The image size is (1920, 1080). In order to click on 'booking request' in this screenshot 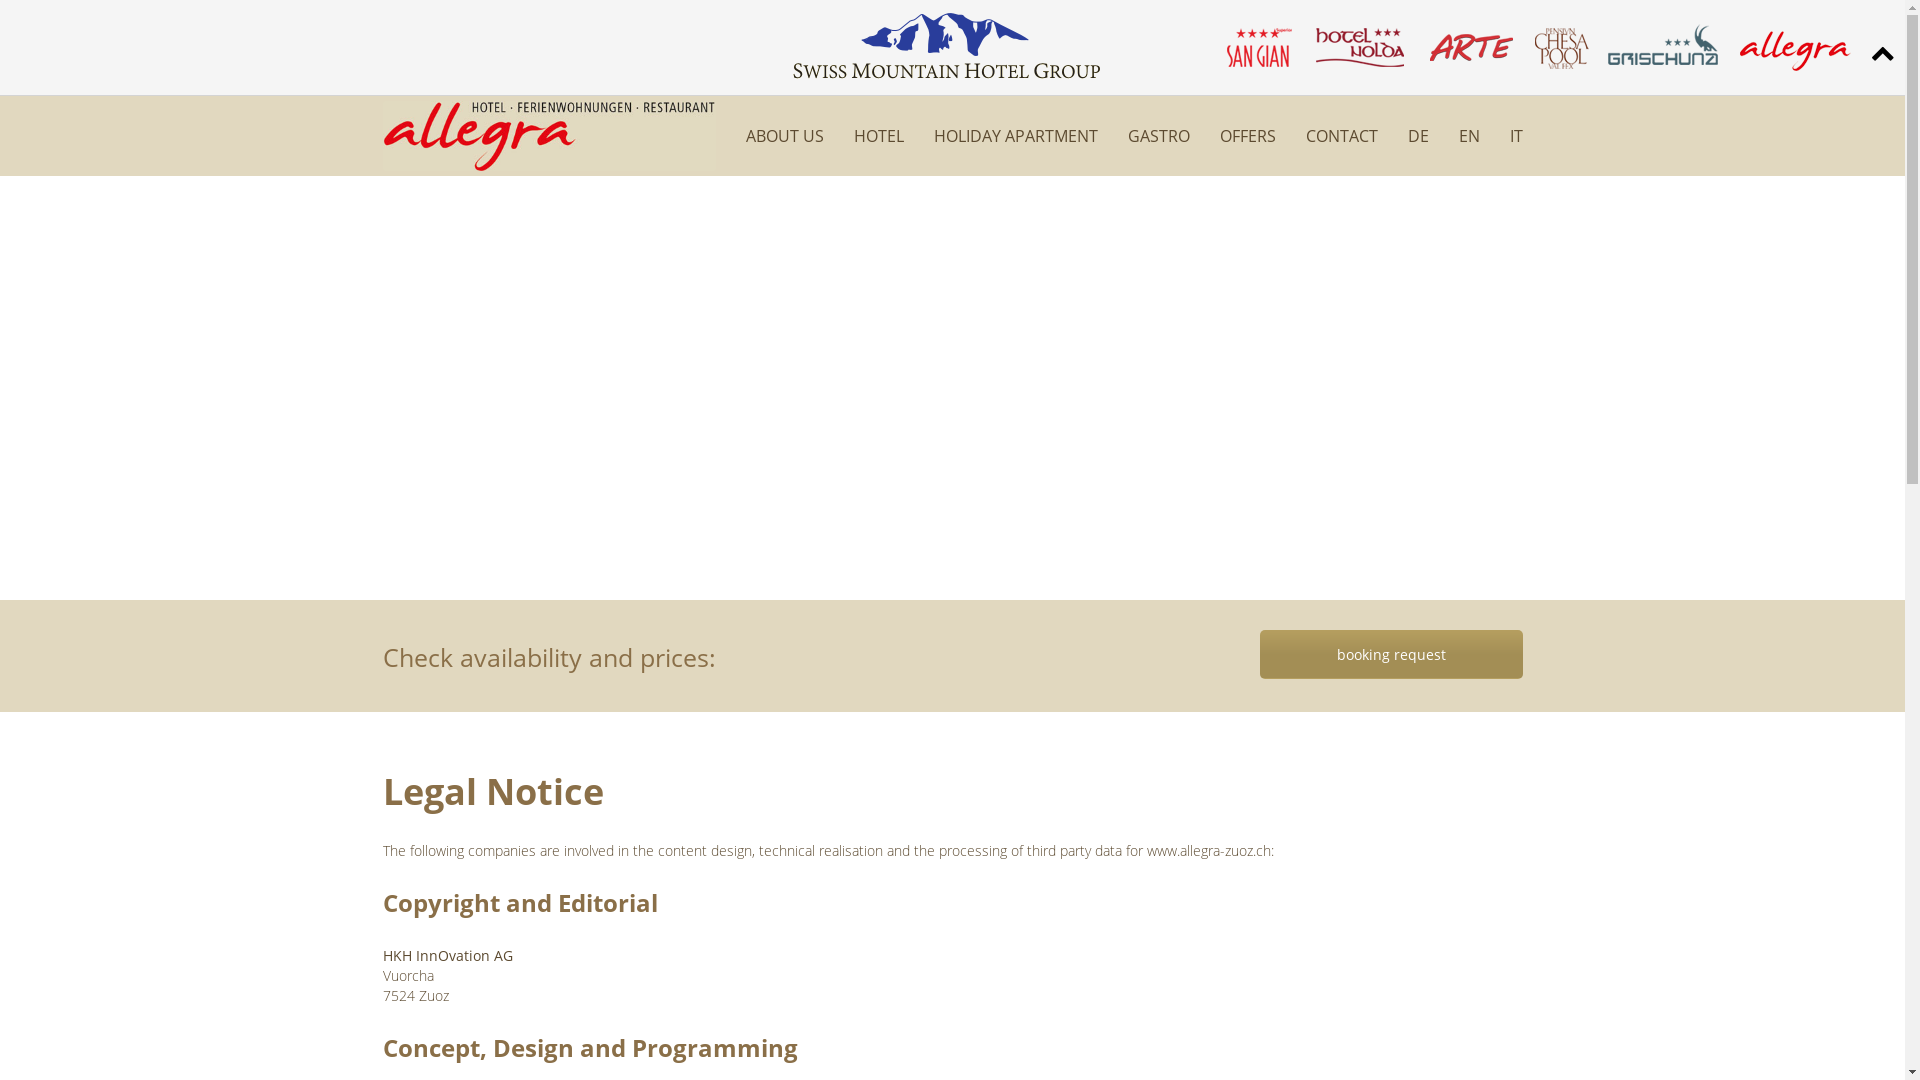, I will do `click(1390, 654)`.